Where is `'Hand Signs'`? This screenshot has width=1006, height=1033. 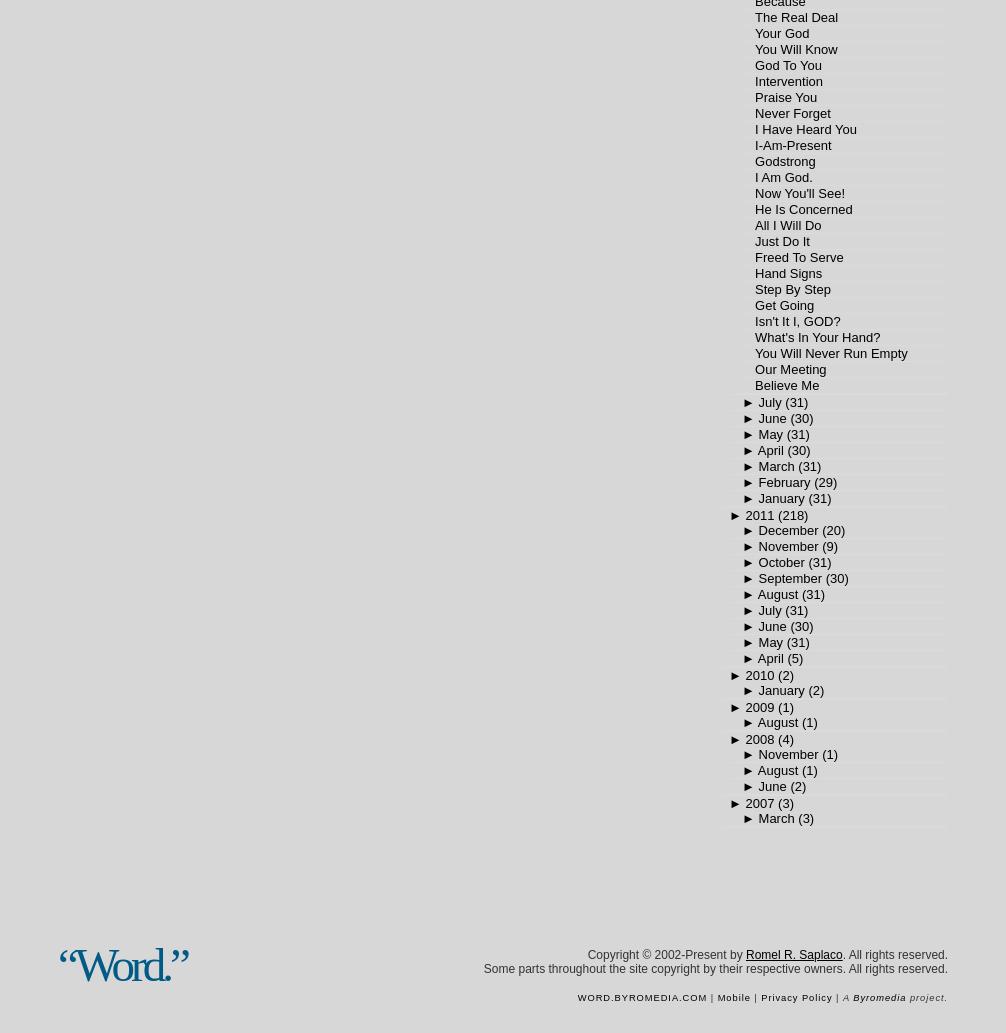
'Hand Signs' is located at coordinates (787, 272).